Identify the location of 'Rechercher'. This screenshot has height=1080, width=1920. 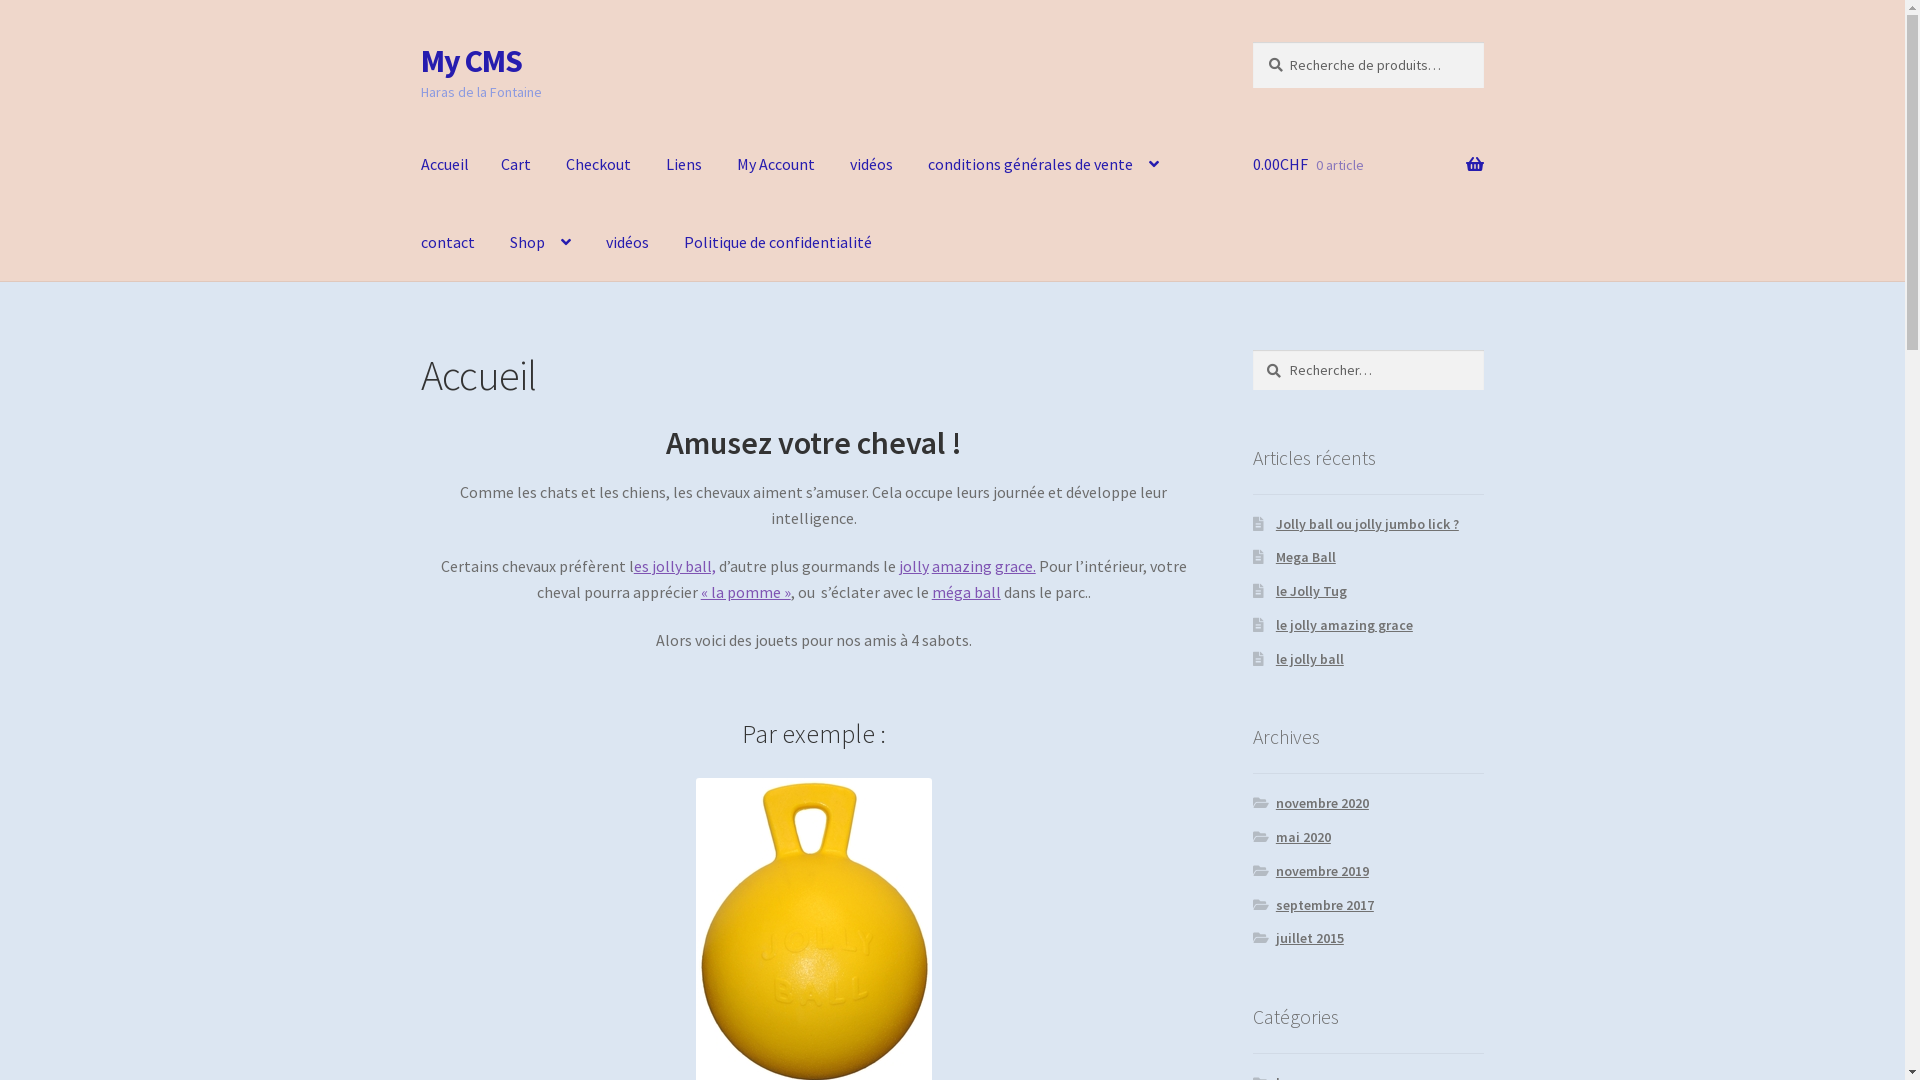
(1251, 348).